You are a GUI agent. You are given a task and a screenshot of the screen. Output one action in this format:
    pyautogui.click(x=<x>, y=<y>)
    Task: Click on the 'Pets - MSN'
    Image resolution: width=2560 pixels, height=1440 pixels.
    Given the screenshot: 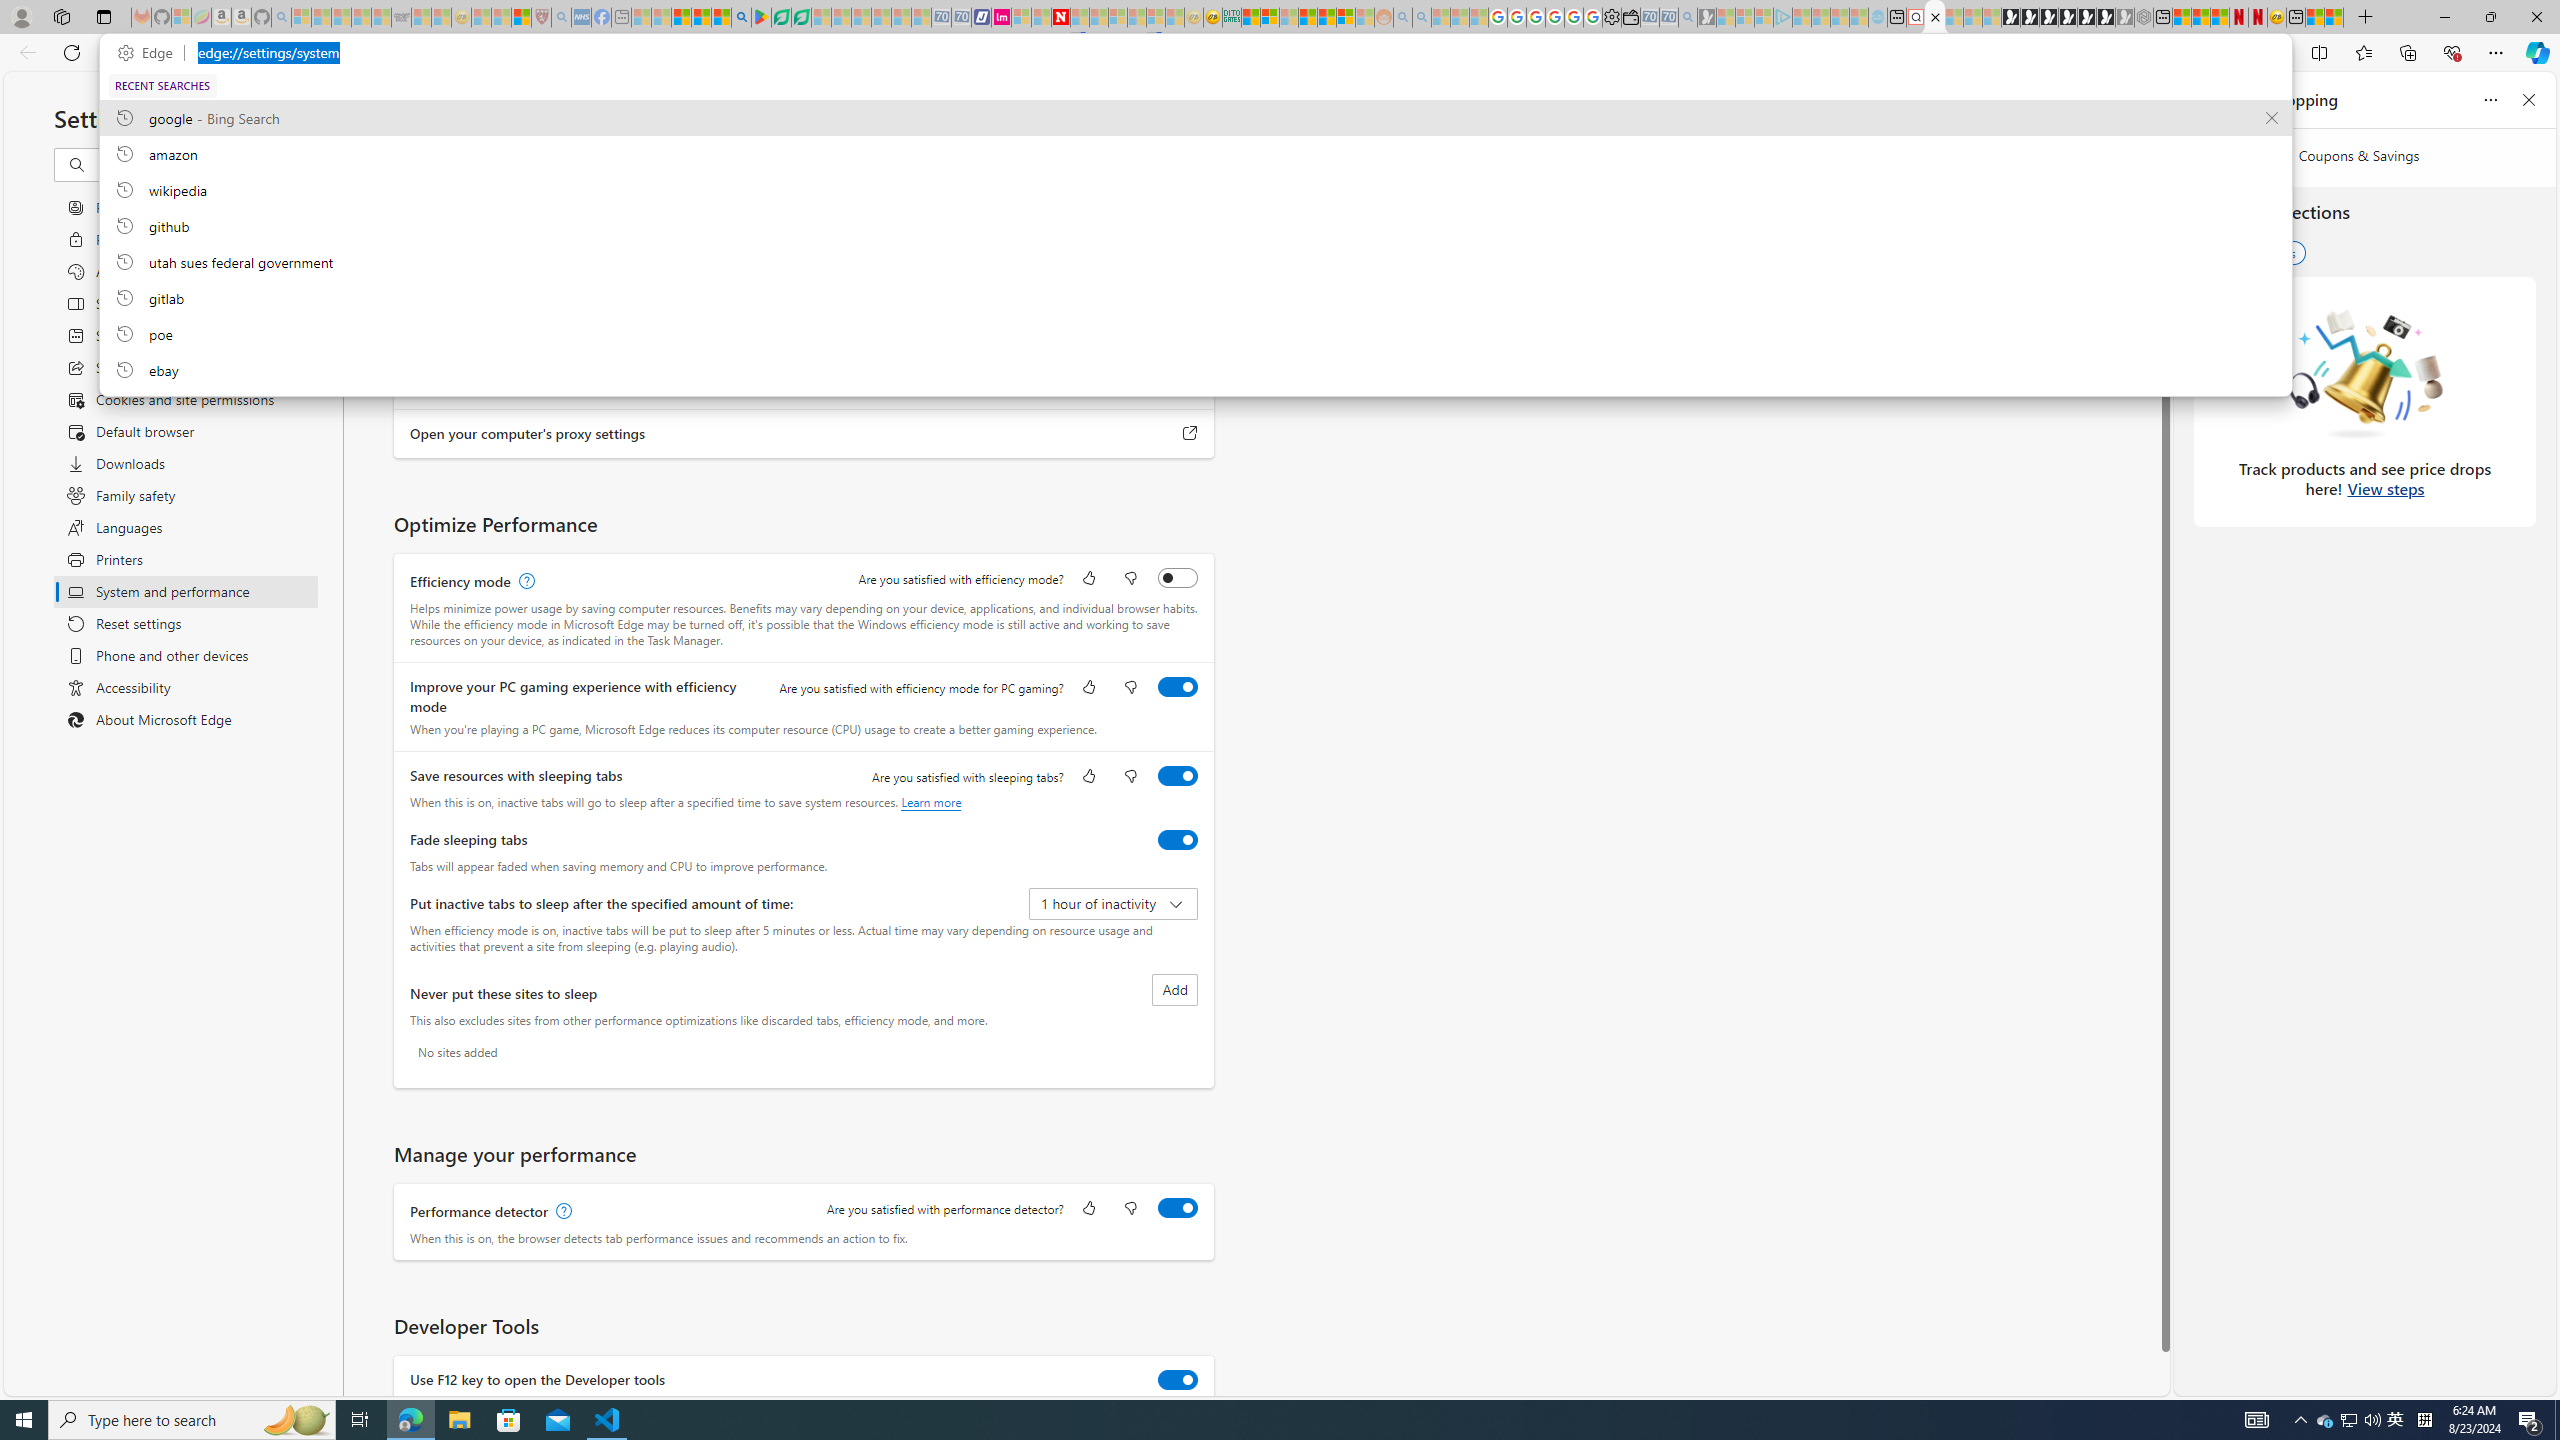 What is the action you would take?
    pyautogui.click(x=701, y=16)
    